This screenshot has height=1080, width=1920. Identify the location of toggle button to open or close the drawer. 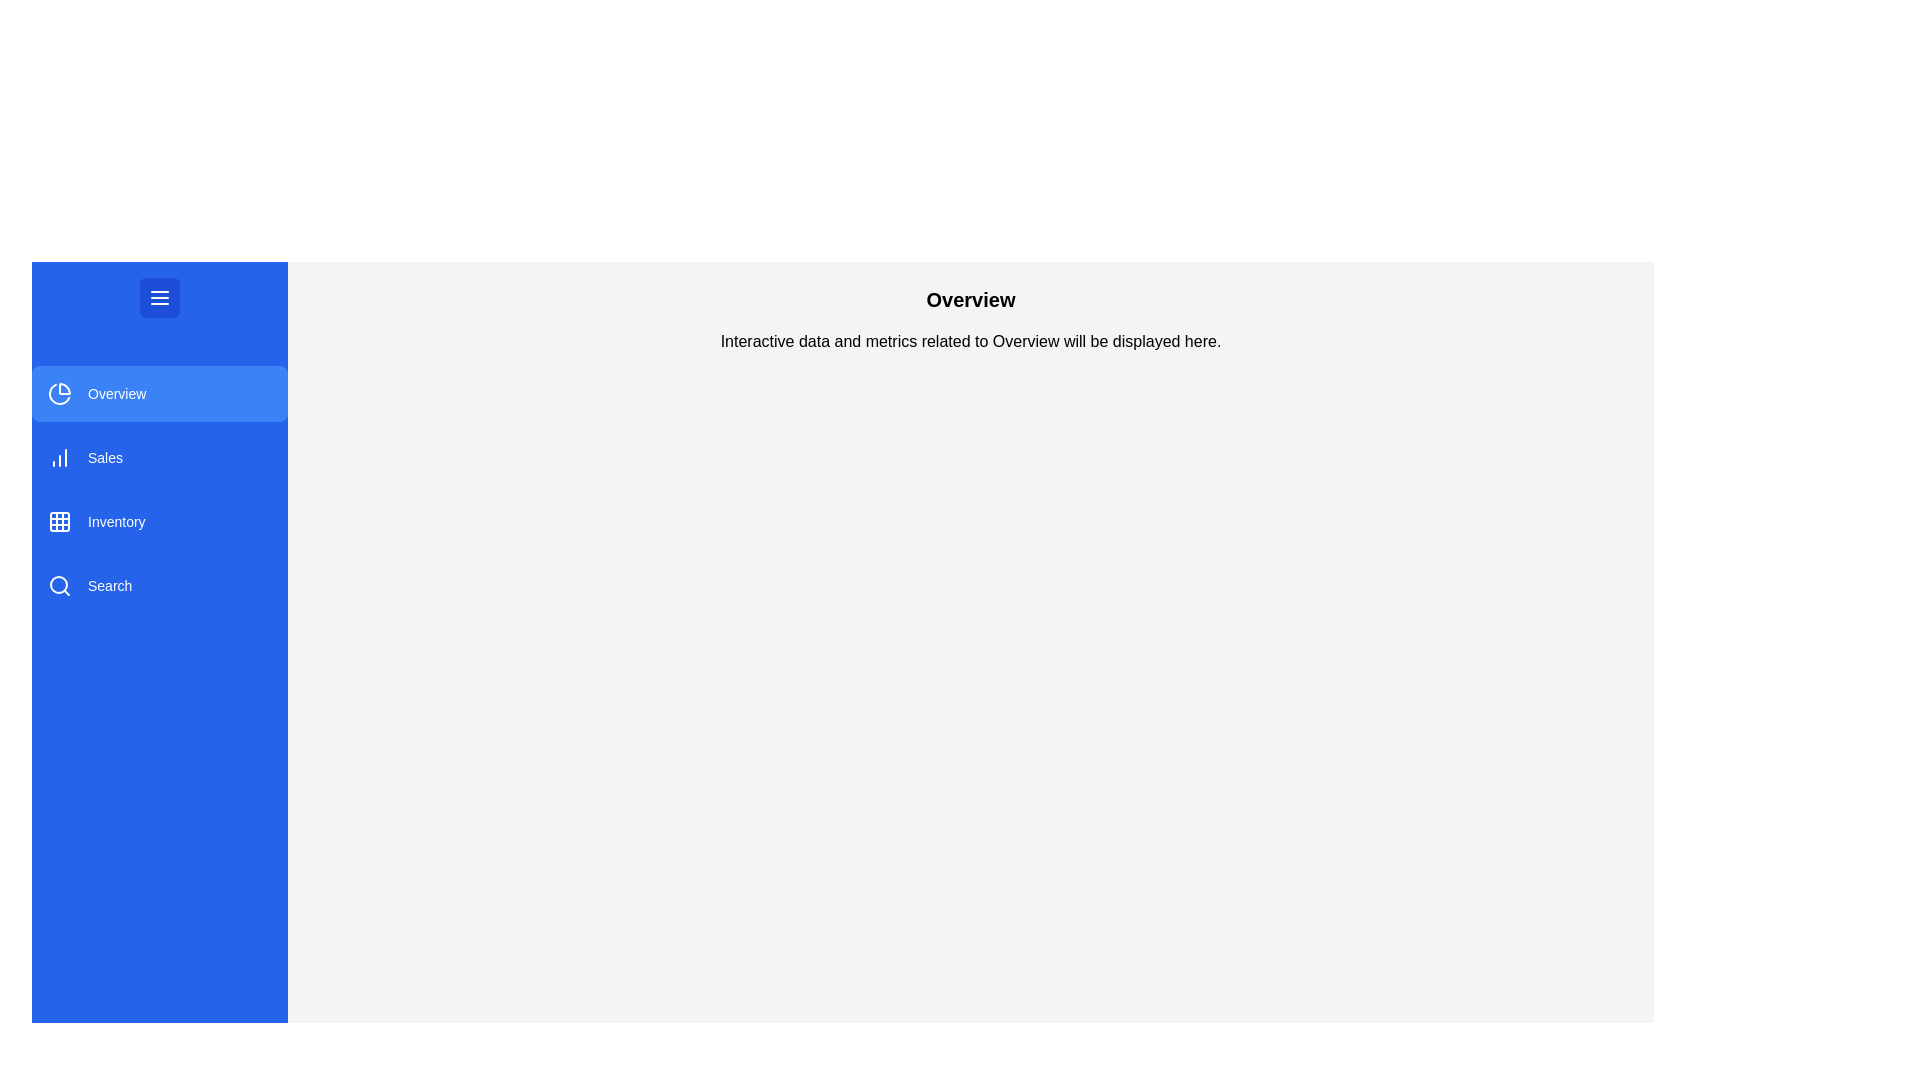
(158, 297).